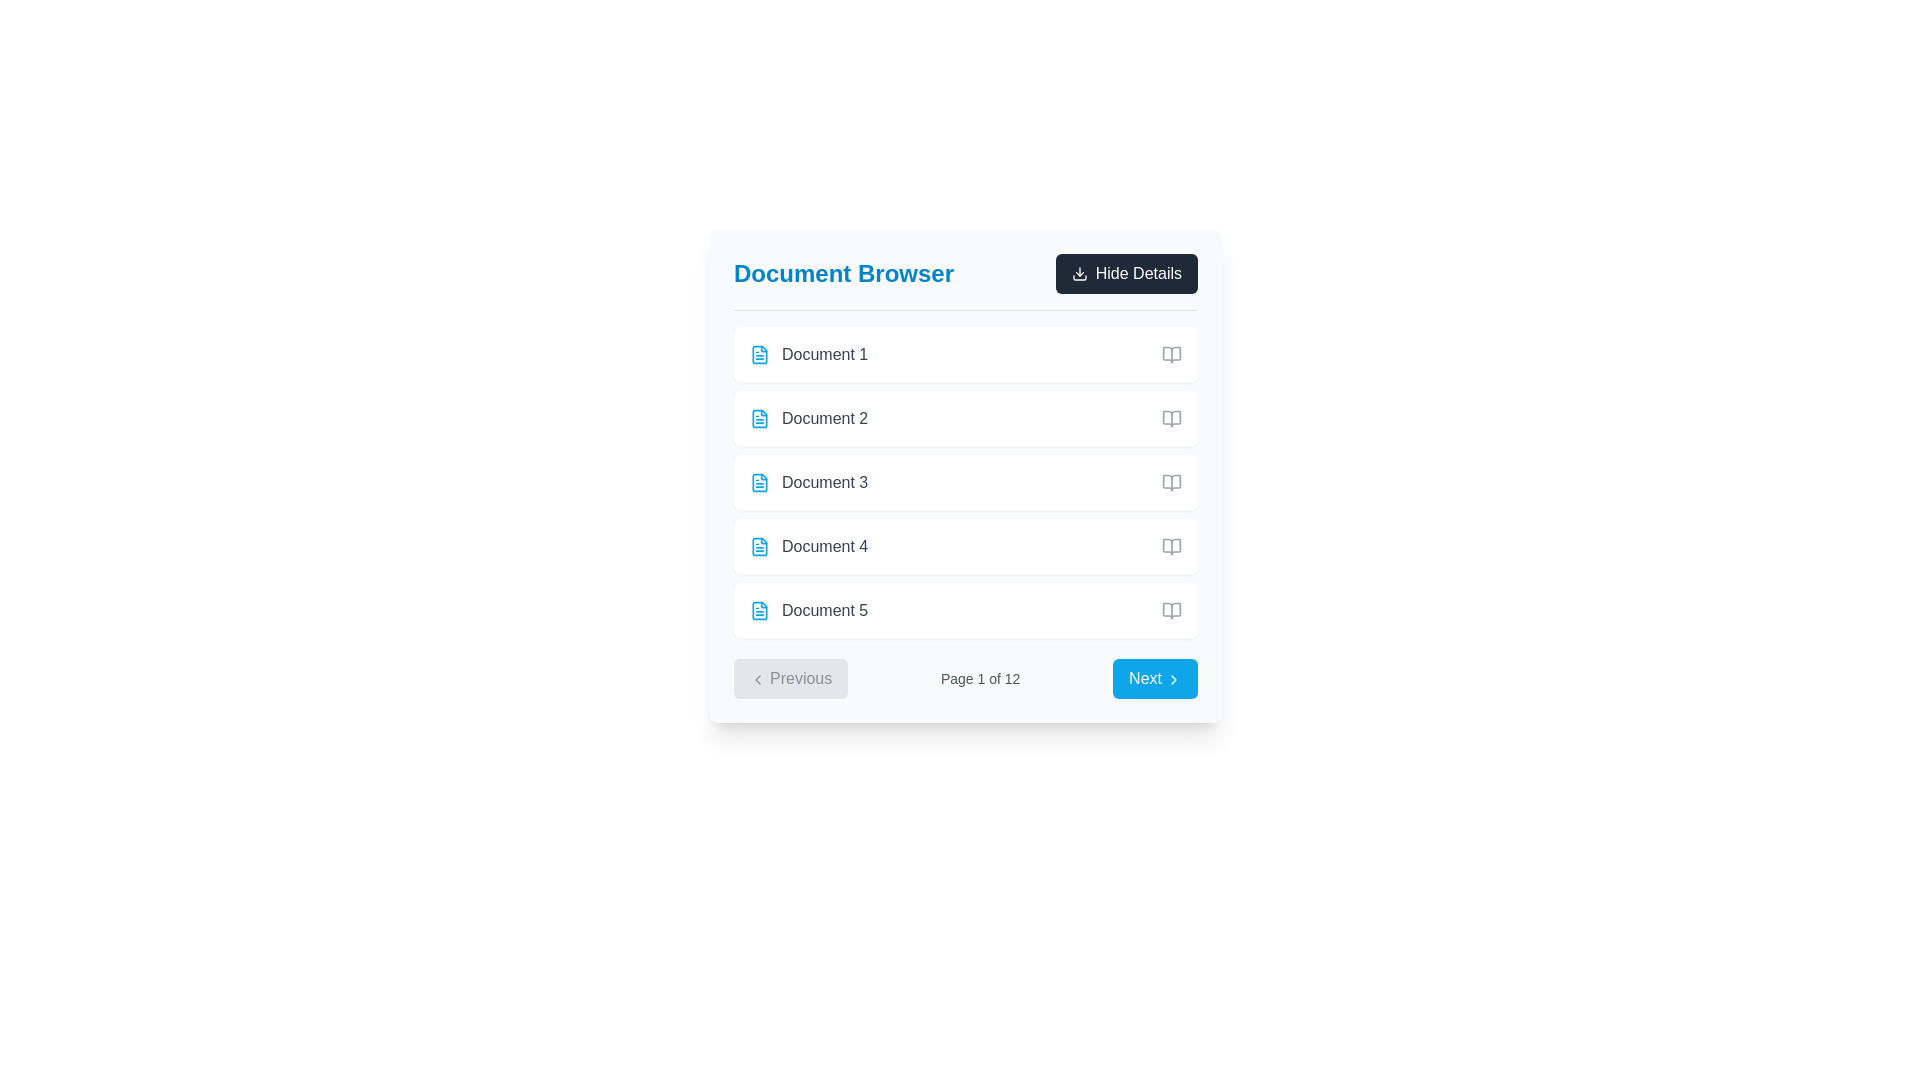 The width and height of the screenshot is (1920, 1080). What do you see at coordinates (758, 547) in the screenshot?
I see `the document icon located in the left part of the fourth row of the document list in the 'Document Browser' interface, adjacent to the text label 'Document 4'` at bounding box center [758, 547].